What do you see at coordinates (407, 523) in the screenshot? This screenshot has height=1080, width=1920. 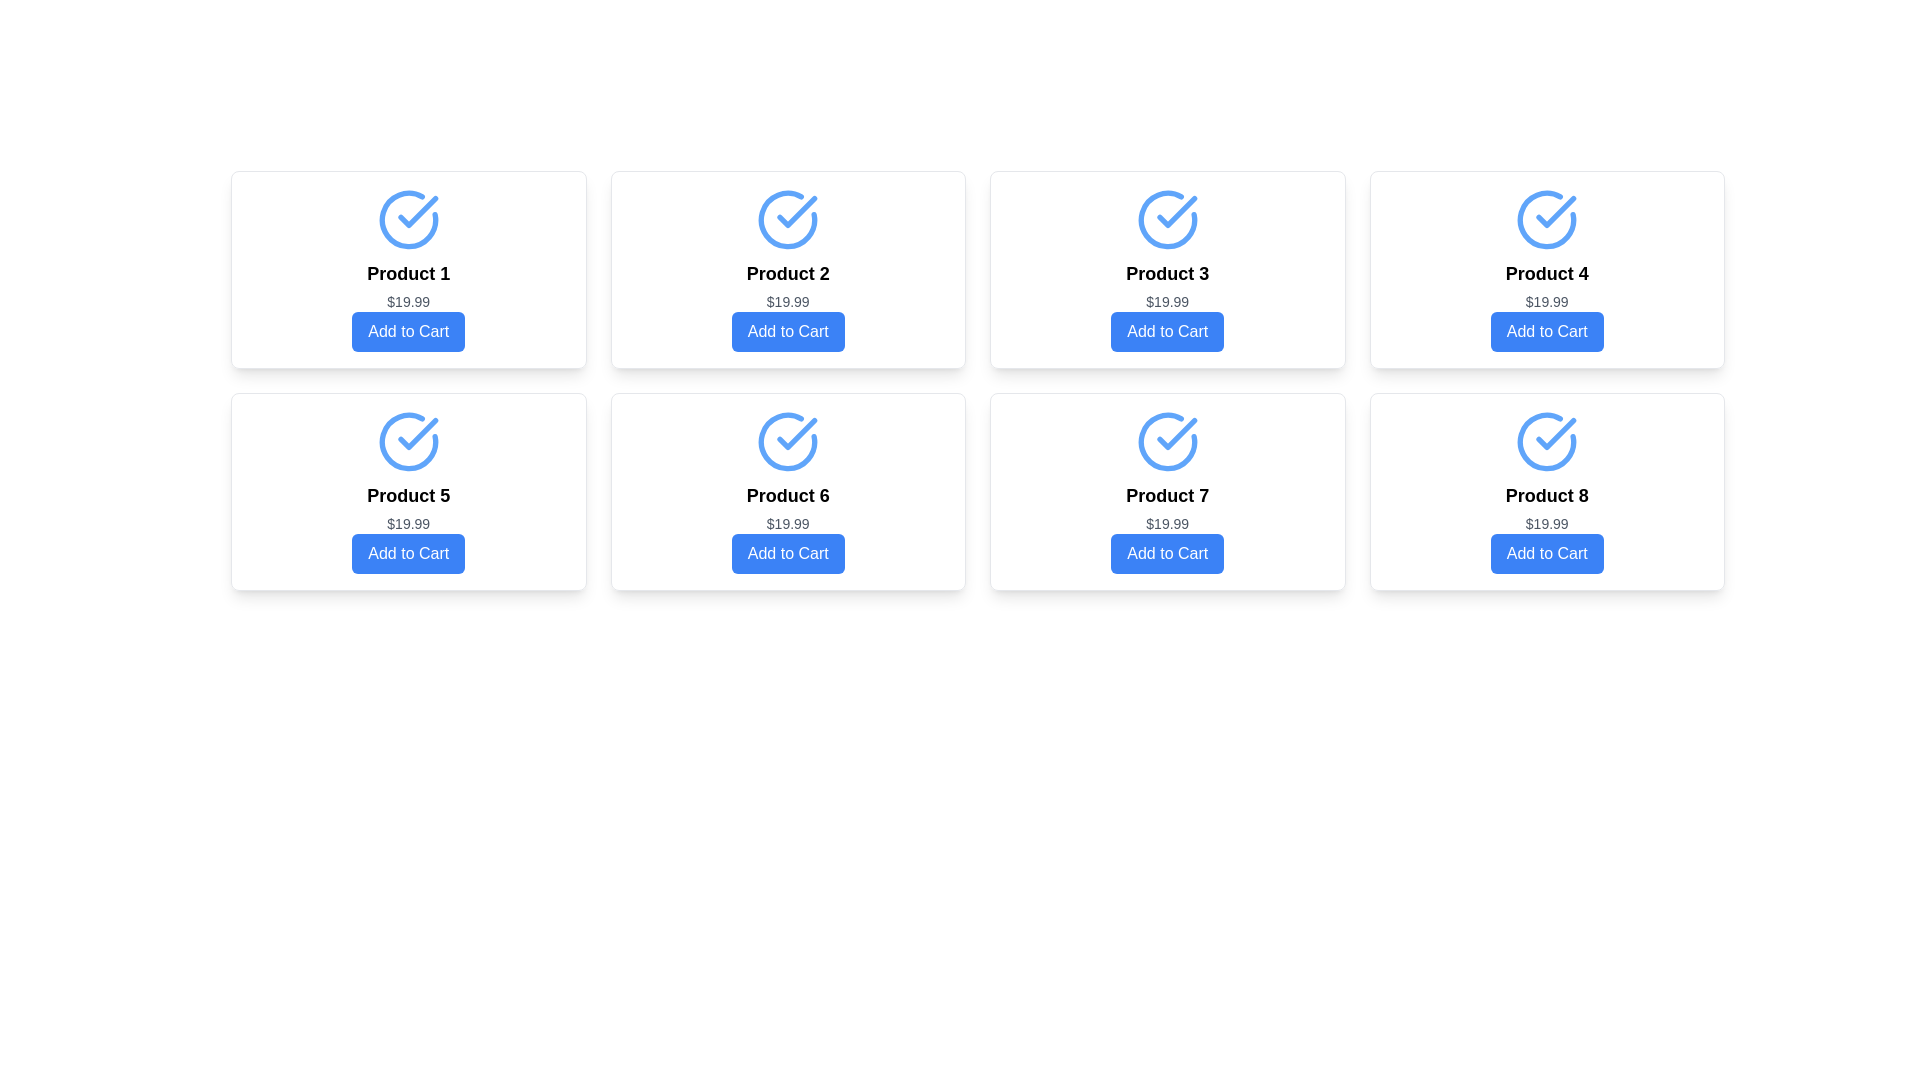 I see `the text label displaying the price '$19.99' located within the product card labeled 'Product 5', positioned directly beneath the product title and above the 'Add to Cart' button` at bounding box center [407, 523].